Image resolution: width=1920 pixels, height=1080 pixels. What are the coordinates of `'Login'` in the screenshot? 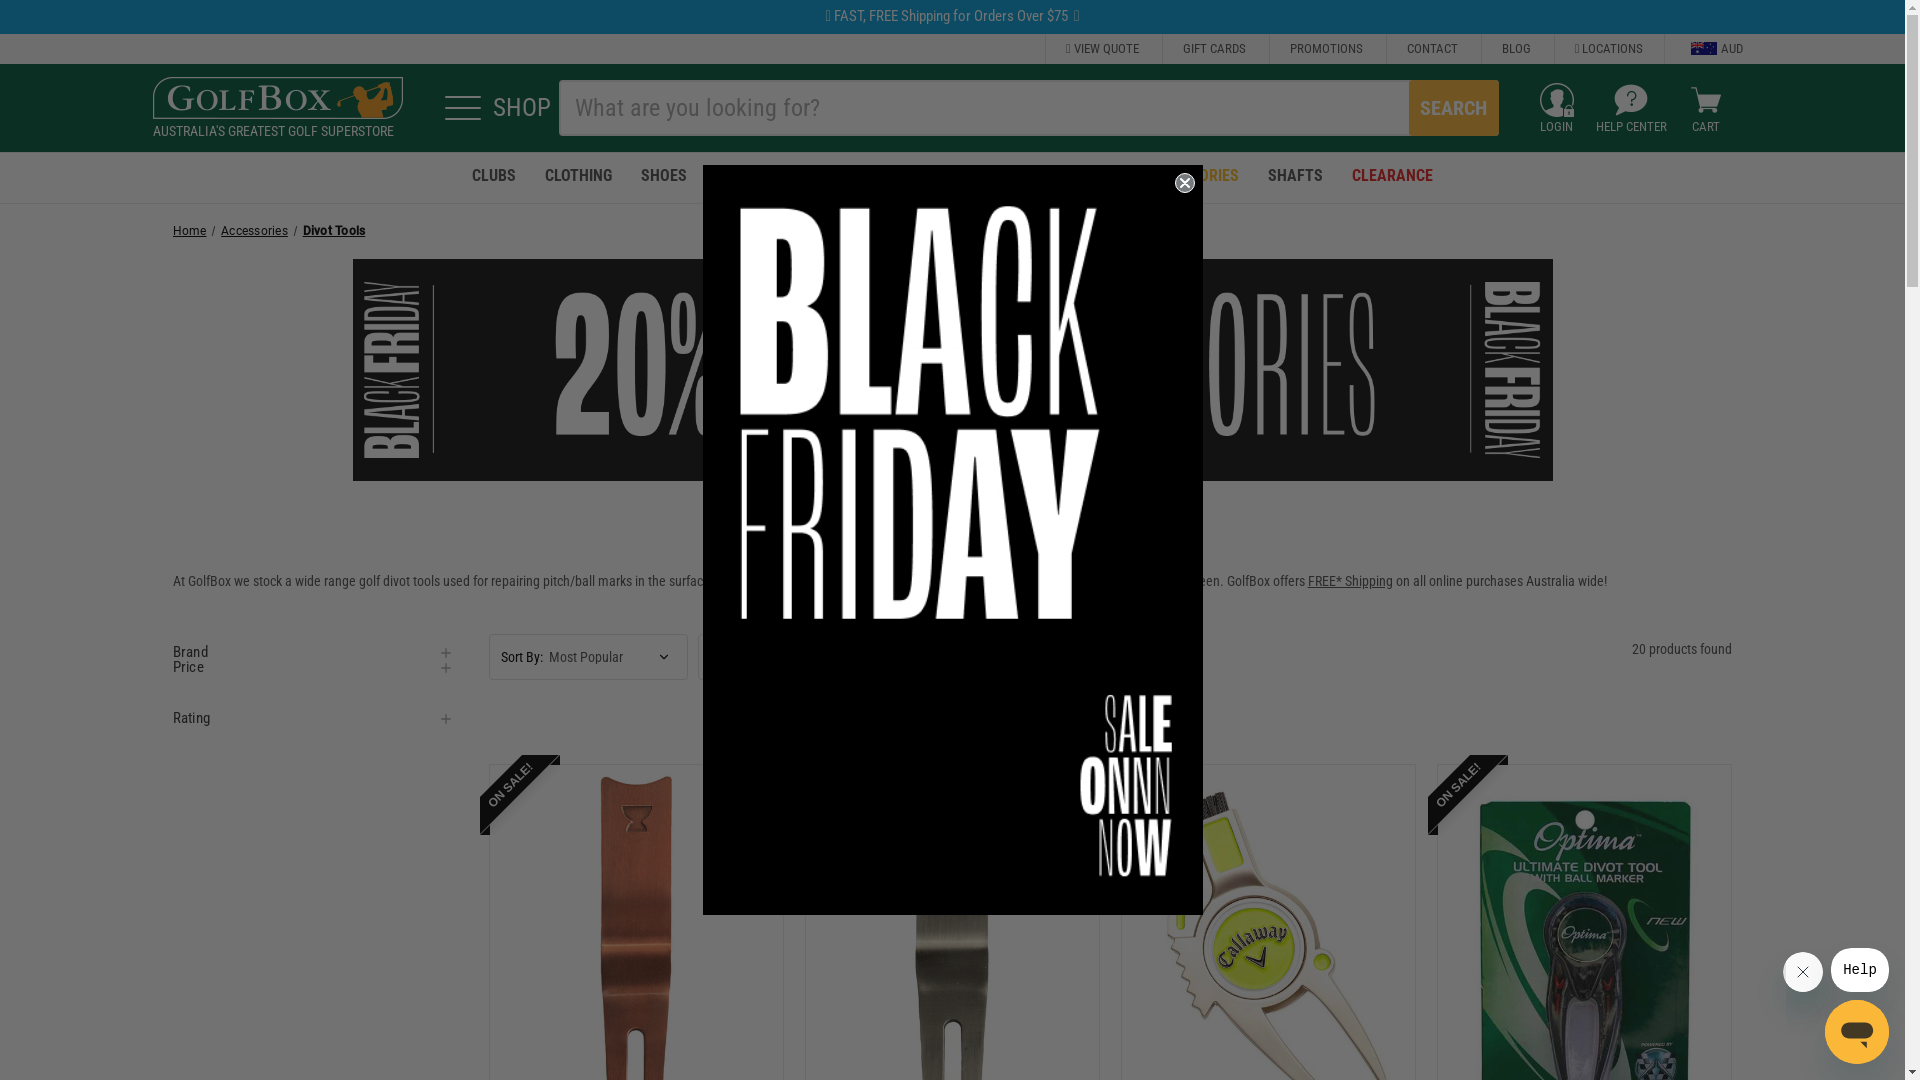 It's located at (1555, 100).